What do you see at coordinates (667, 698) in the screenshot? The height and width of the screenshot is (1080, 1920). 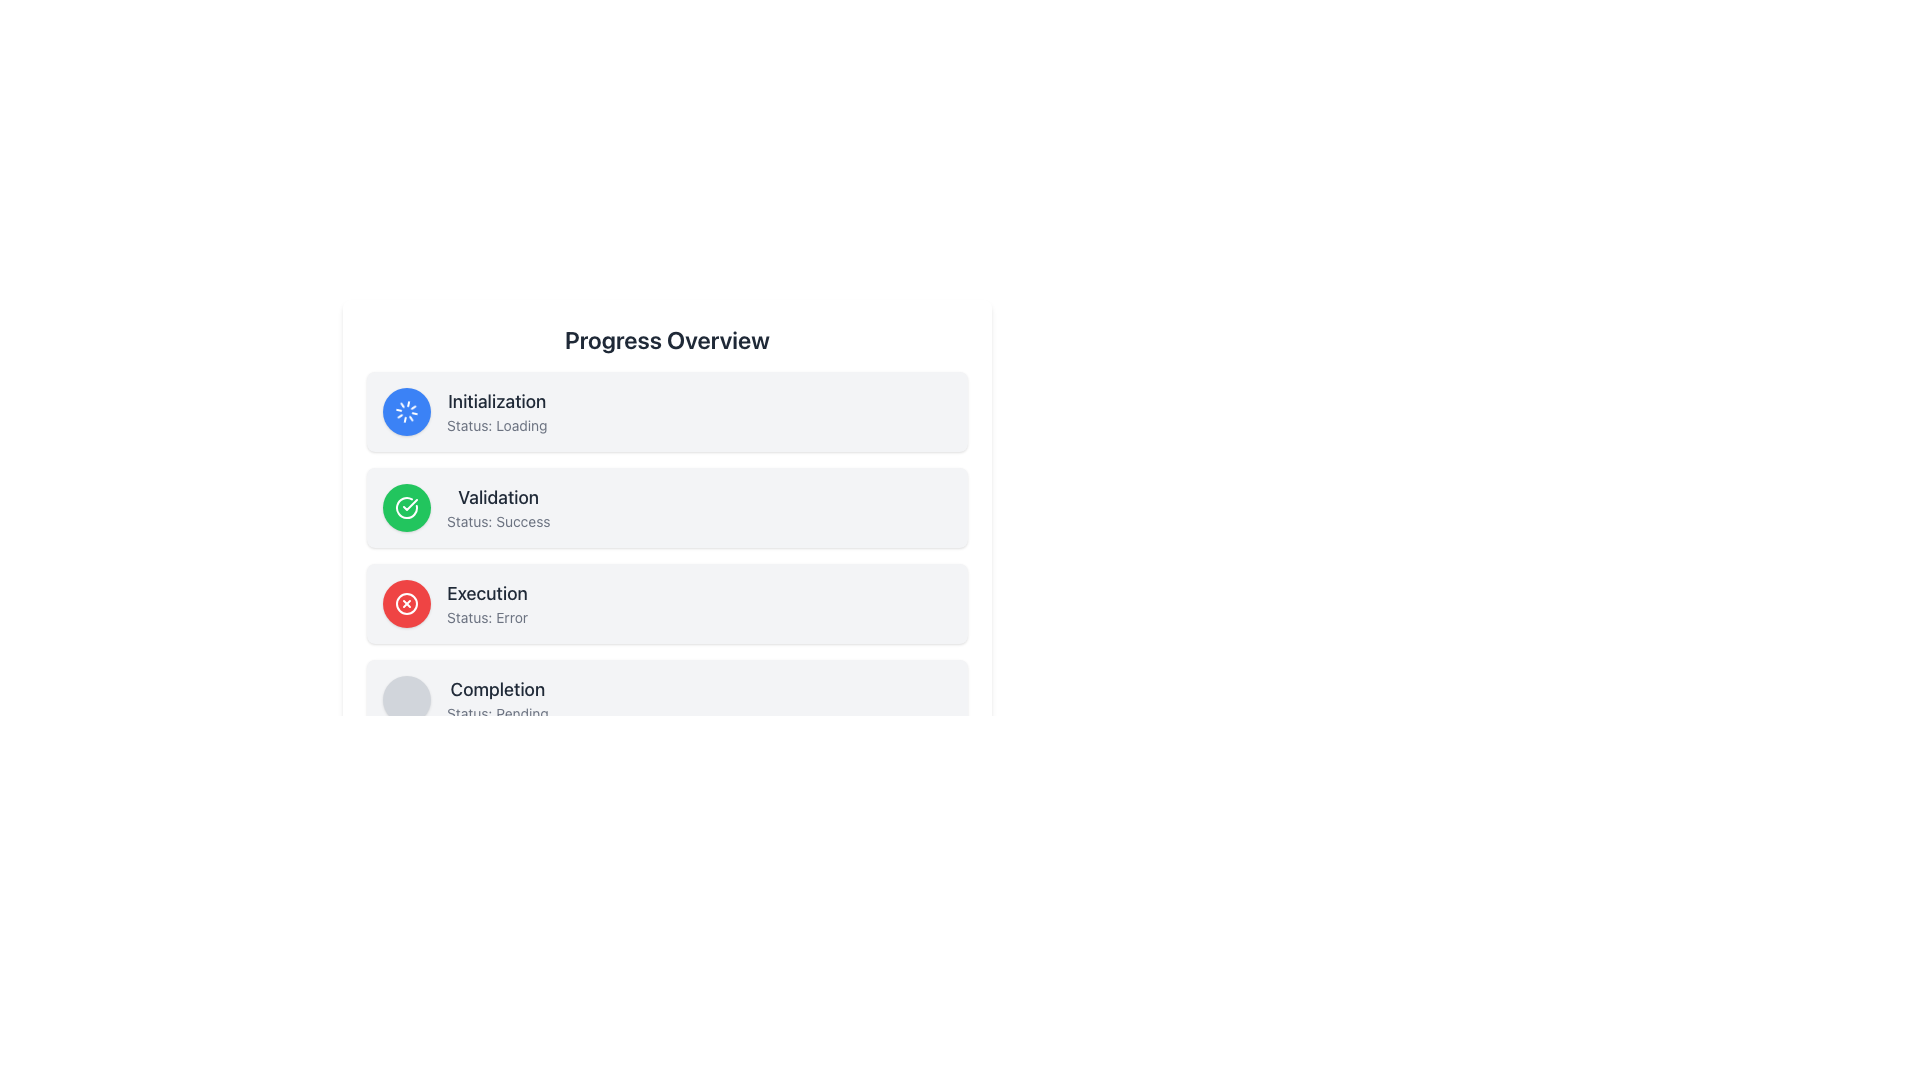 I see `the informational card displaying the current completion status as 'Pending', which is the last element in the vertical list under 'Progress Overview'` at bounding box center [667, 698].